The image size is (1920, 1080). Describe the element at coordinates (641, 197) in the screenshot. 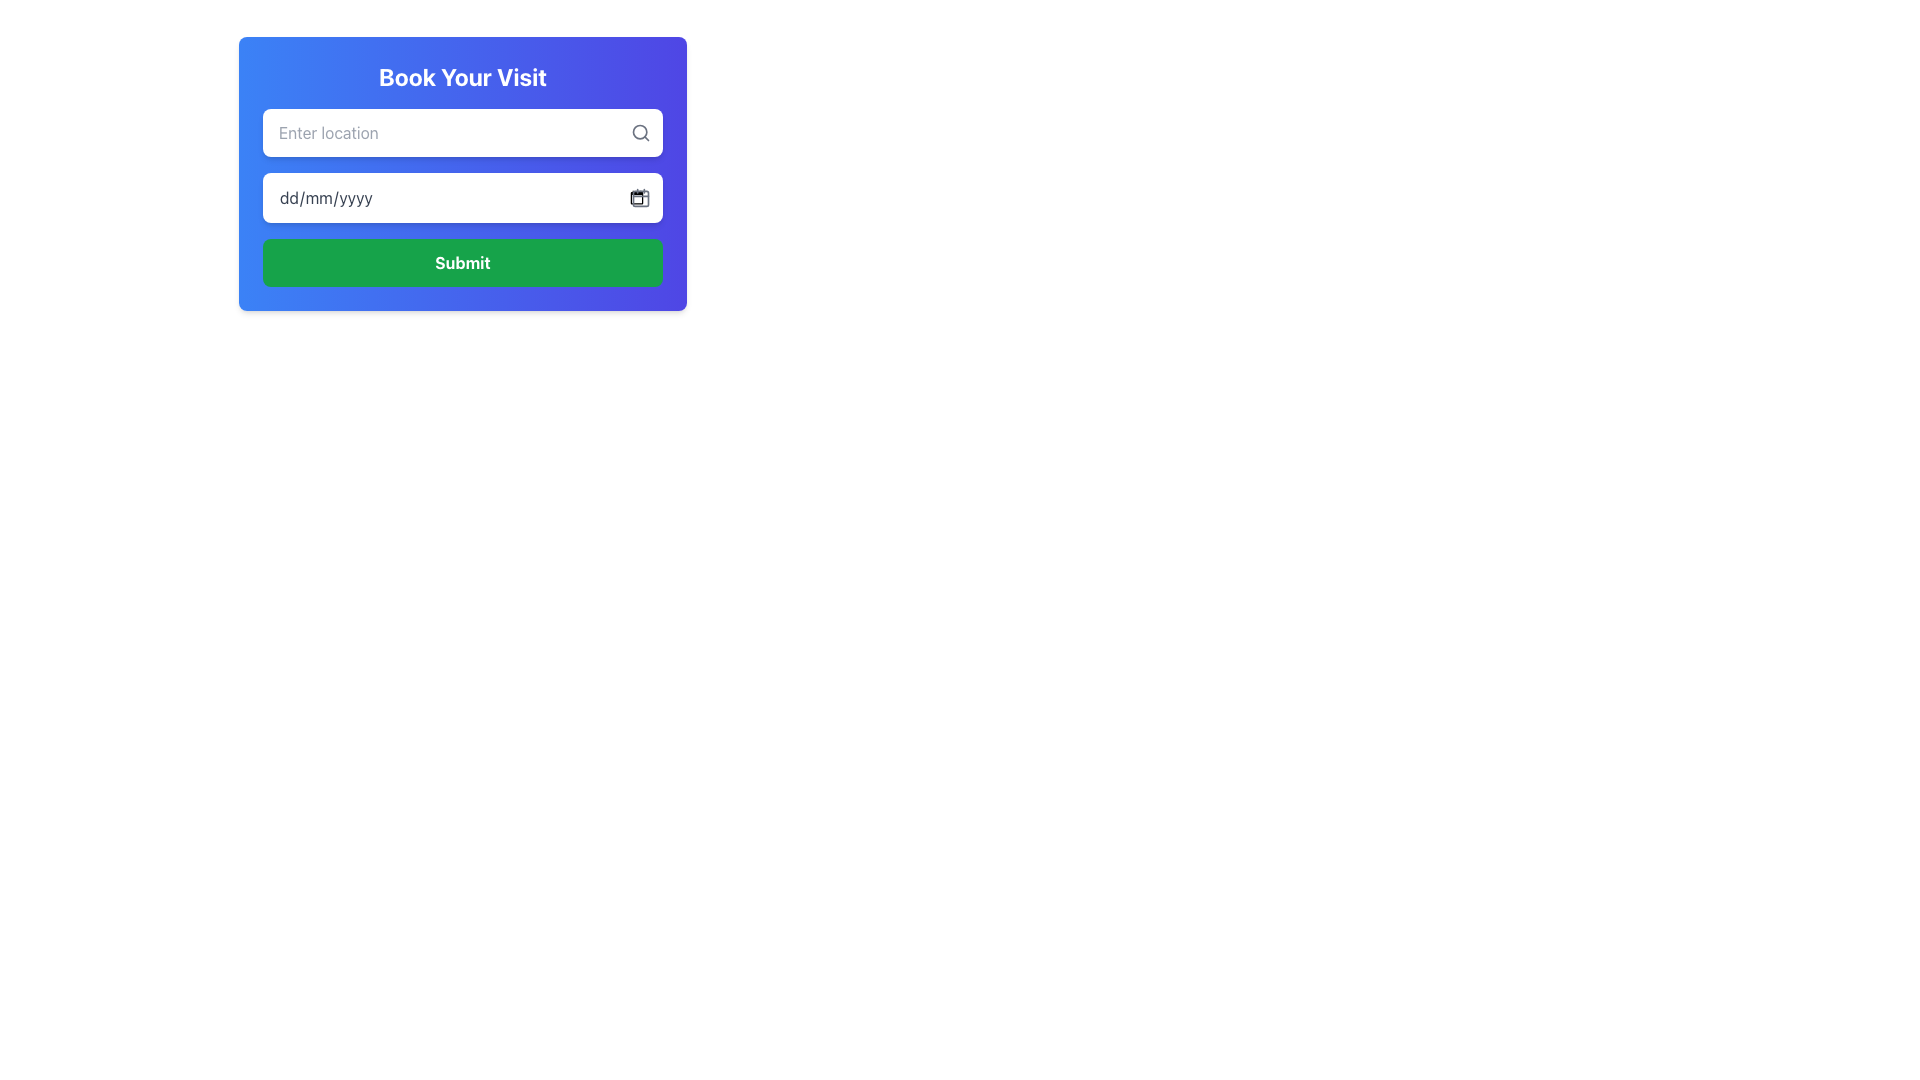

I see `the calendar icon located at the end of the horizontal layout right-aligned with the date input box titled 'dd/mm/yyyy'` at that location.